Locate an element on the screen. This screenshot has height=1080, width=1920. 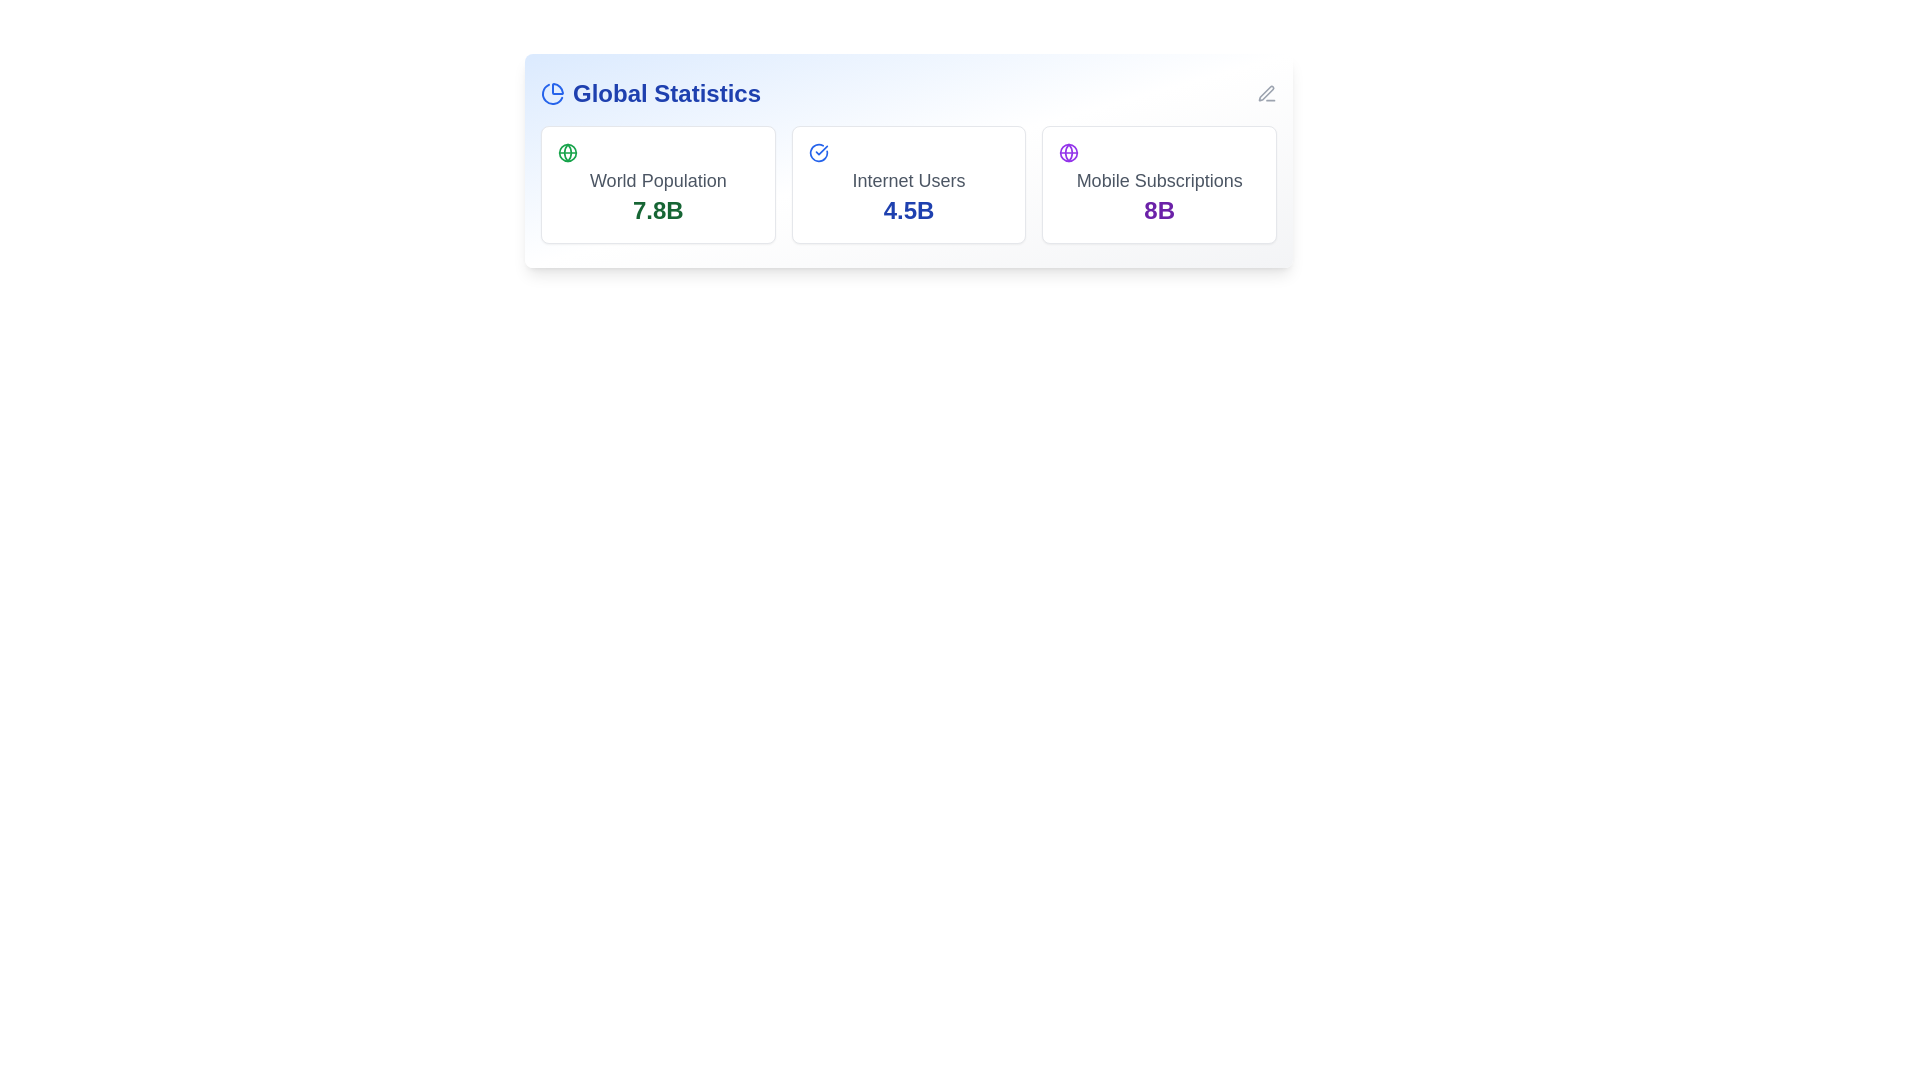
the globe icon representing mobile subscriptions located in the top left of the third card under the 'Global Statistics' header is located at coordinates (1068, 152).